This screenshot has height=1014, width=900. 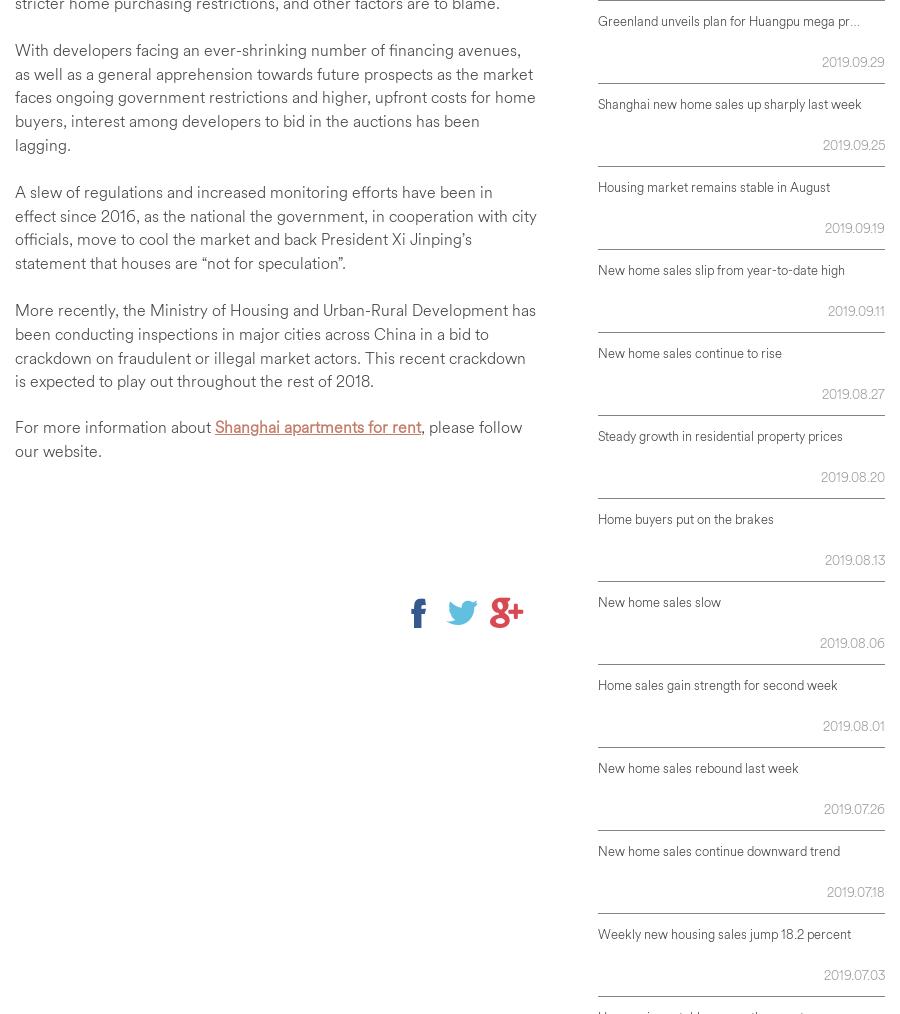 I want to click on 'New home sales continue downward trend', so click(x=717, y=849).